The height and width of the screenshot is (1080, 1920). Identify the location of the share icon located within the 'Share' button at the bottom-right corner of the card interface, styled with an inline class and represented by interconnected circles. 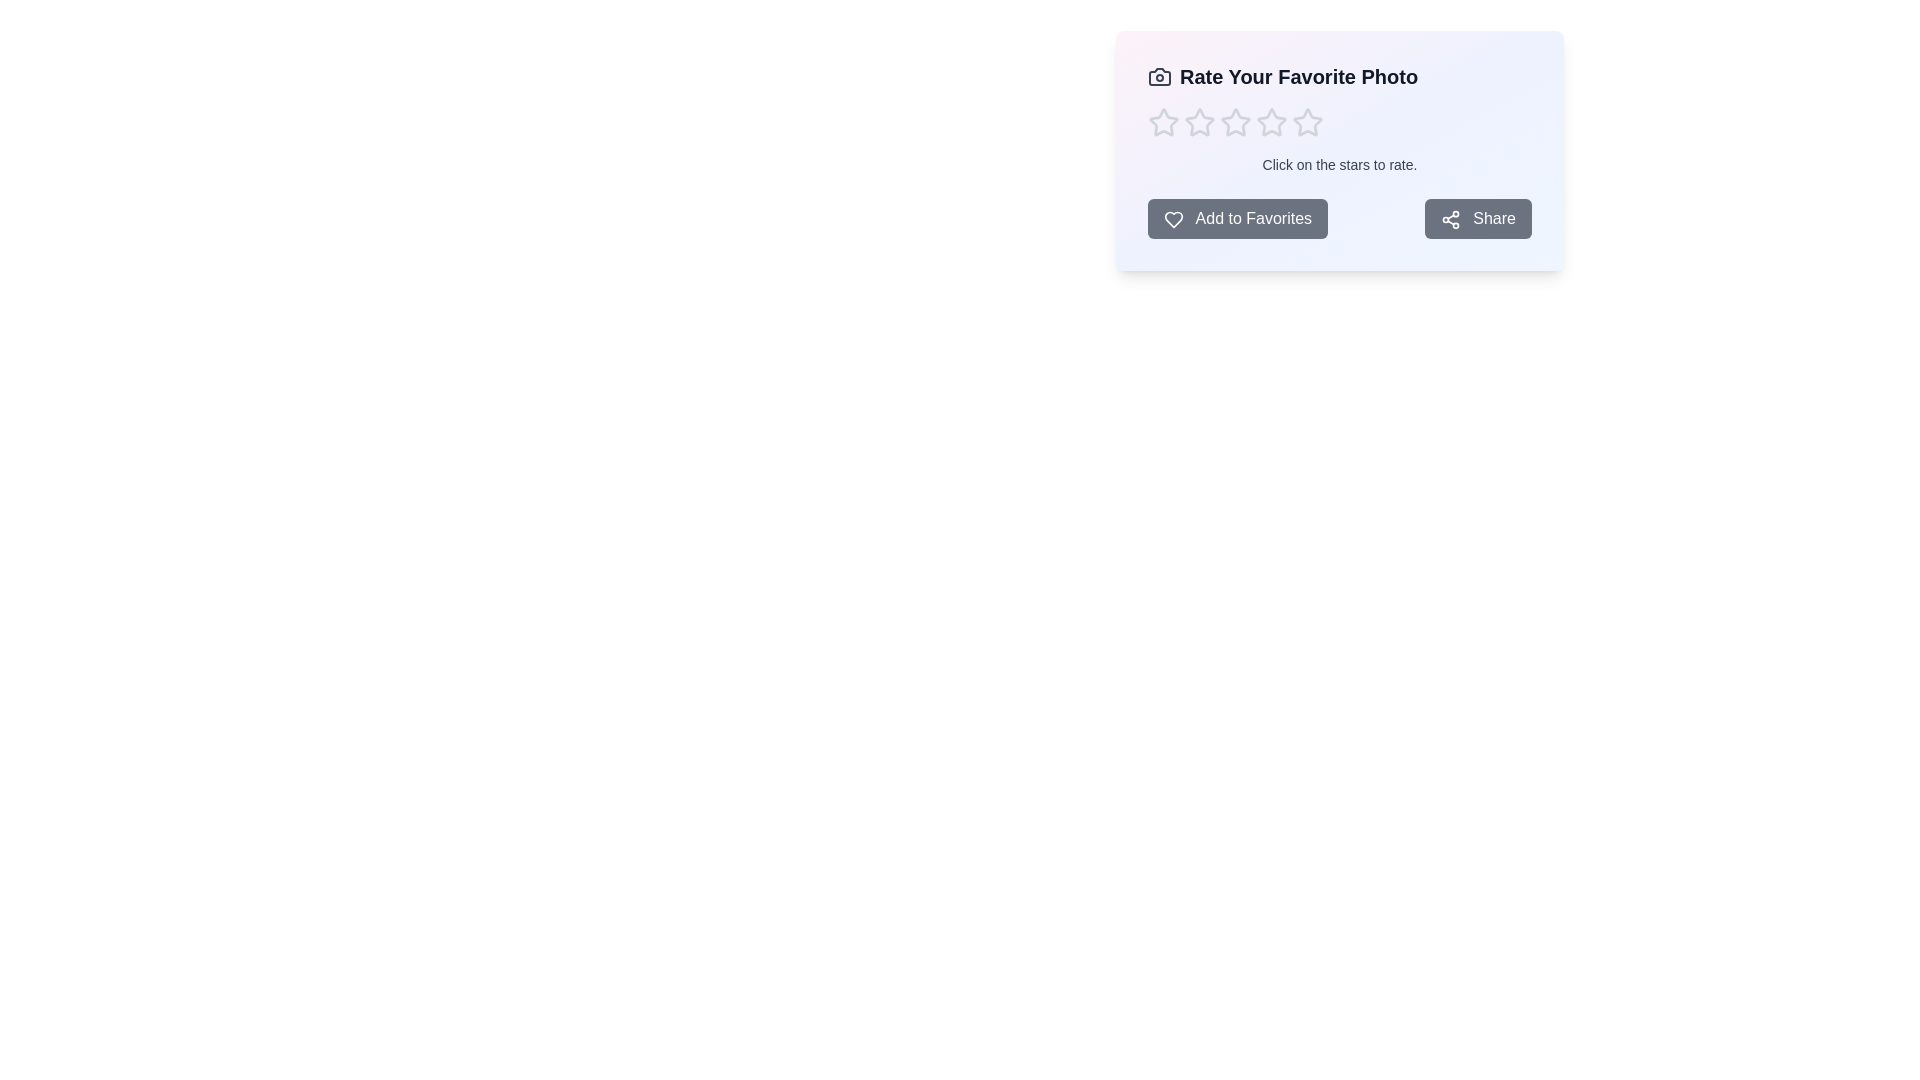
(1450, 219).